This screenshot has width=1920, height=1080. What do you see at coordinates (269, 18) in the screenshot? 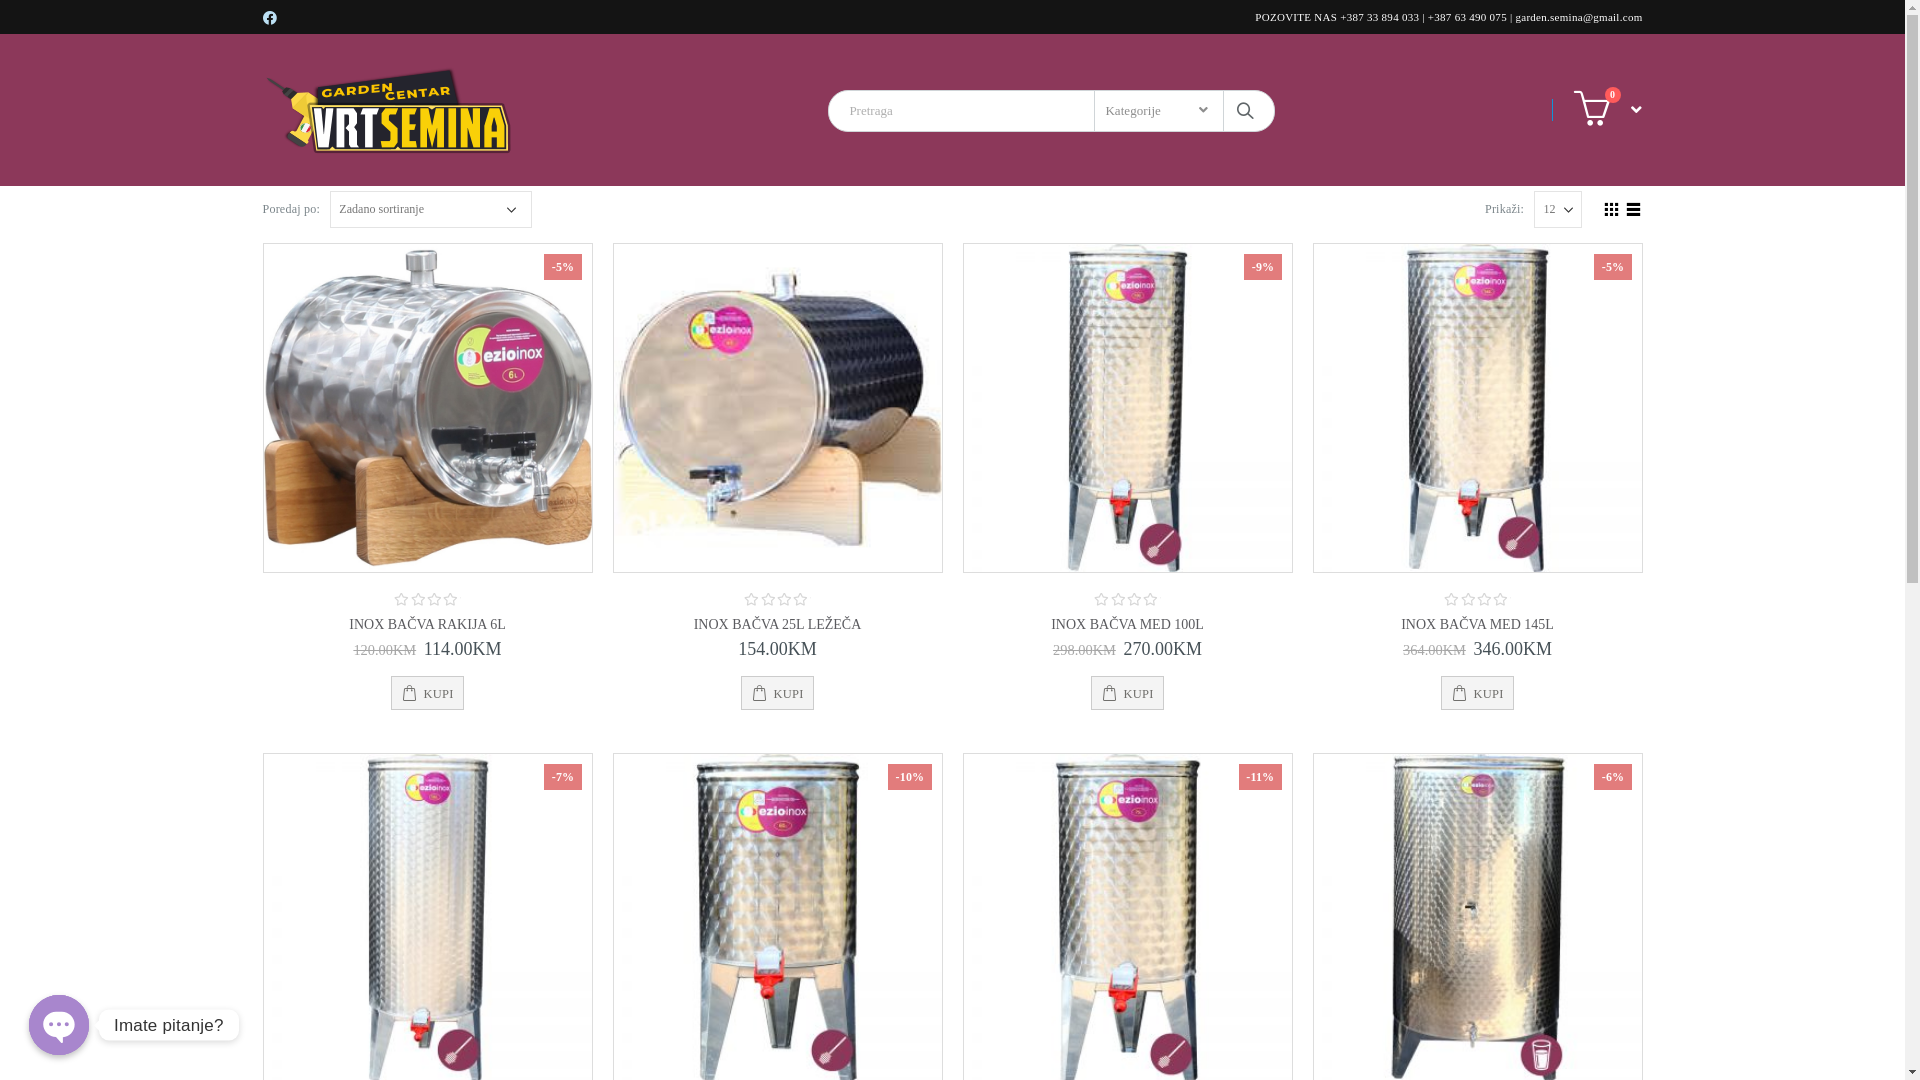
I see `'Facebook'` at bounding box center [269, 18].